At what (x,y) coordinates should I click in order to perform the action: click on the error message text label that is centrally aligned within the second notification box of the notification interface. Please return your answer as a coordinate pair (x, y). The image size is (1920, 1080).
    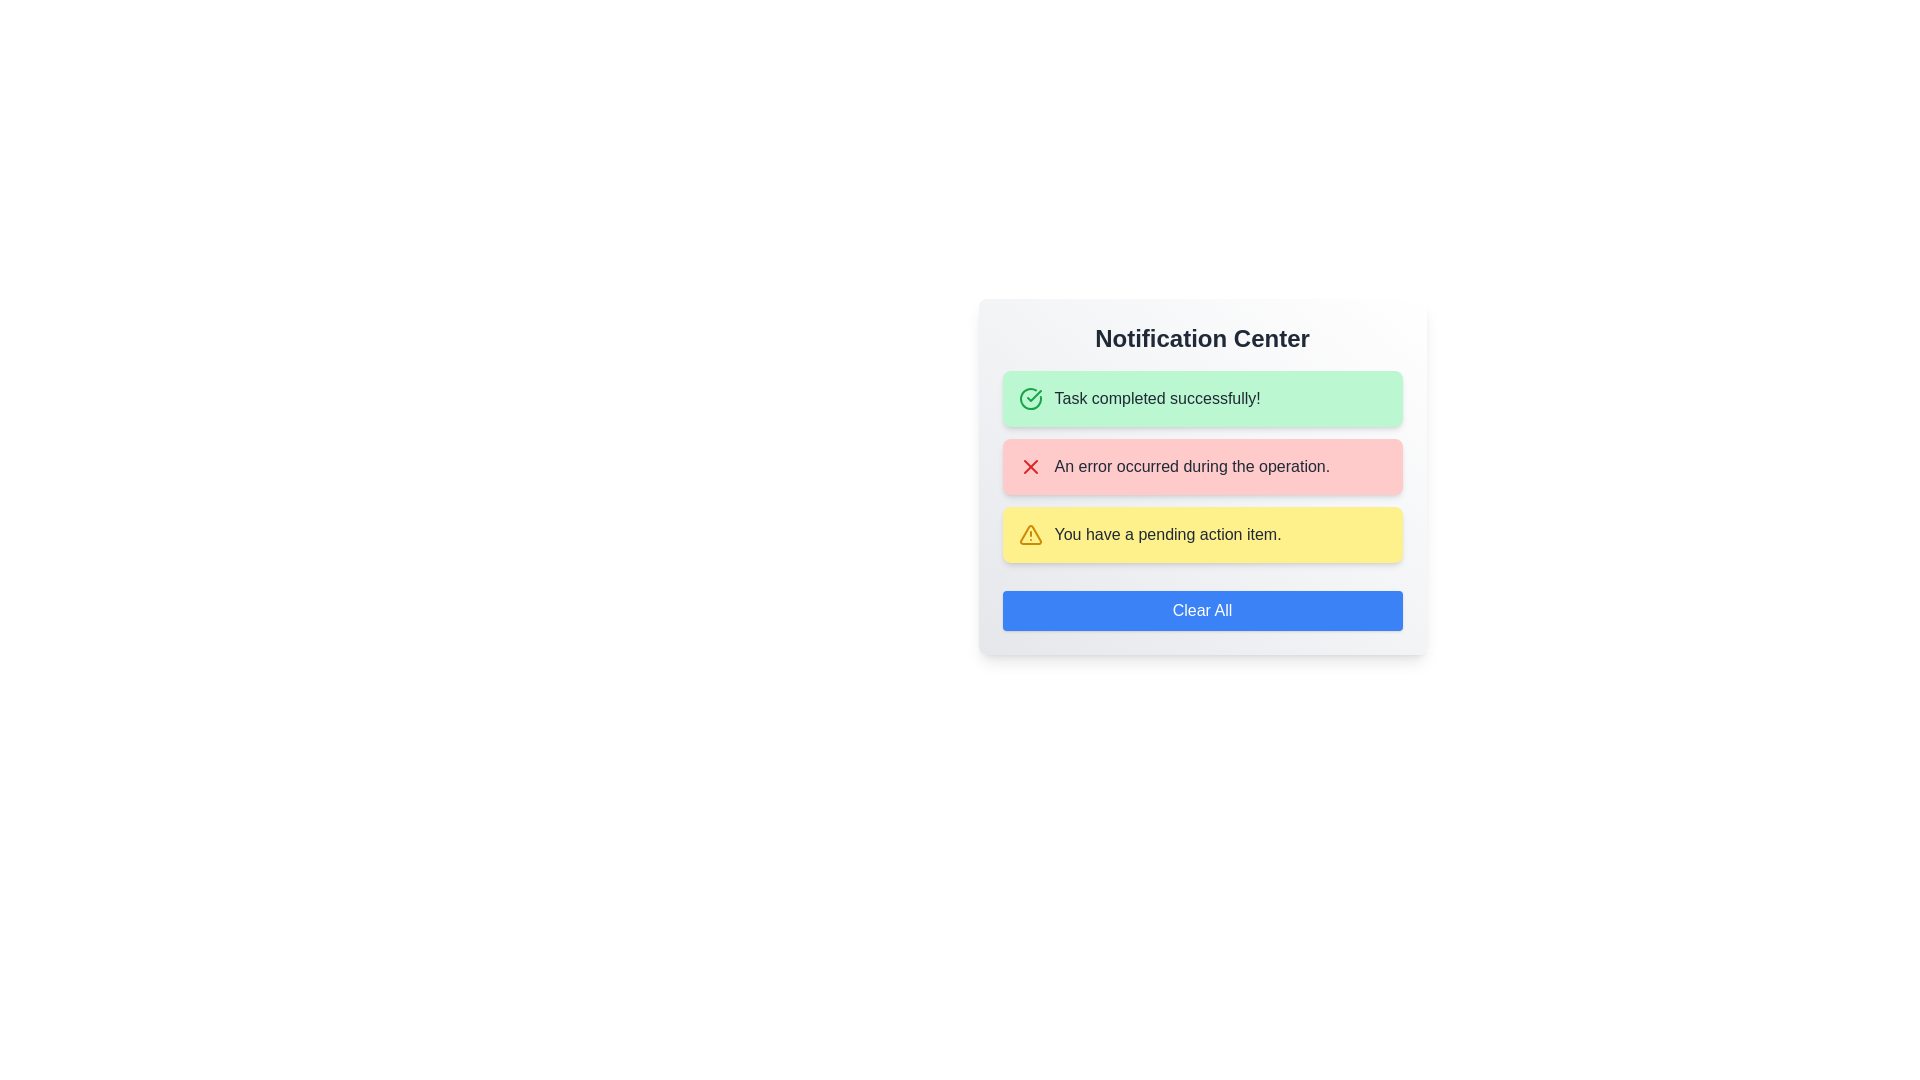
    Looking at the image, I should click on (1192, 466).